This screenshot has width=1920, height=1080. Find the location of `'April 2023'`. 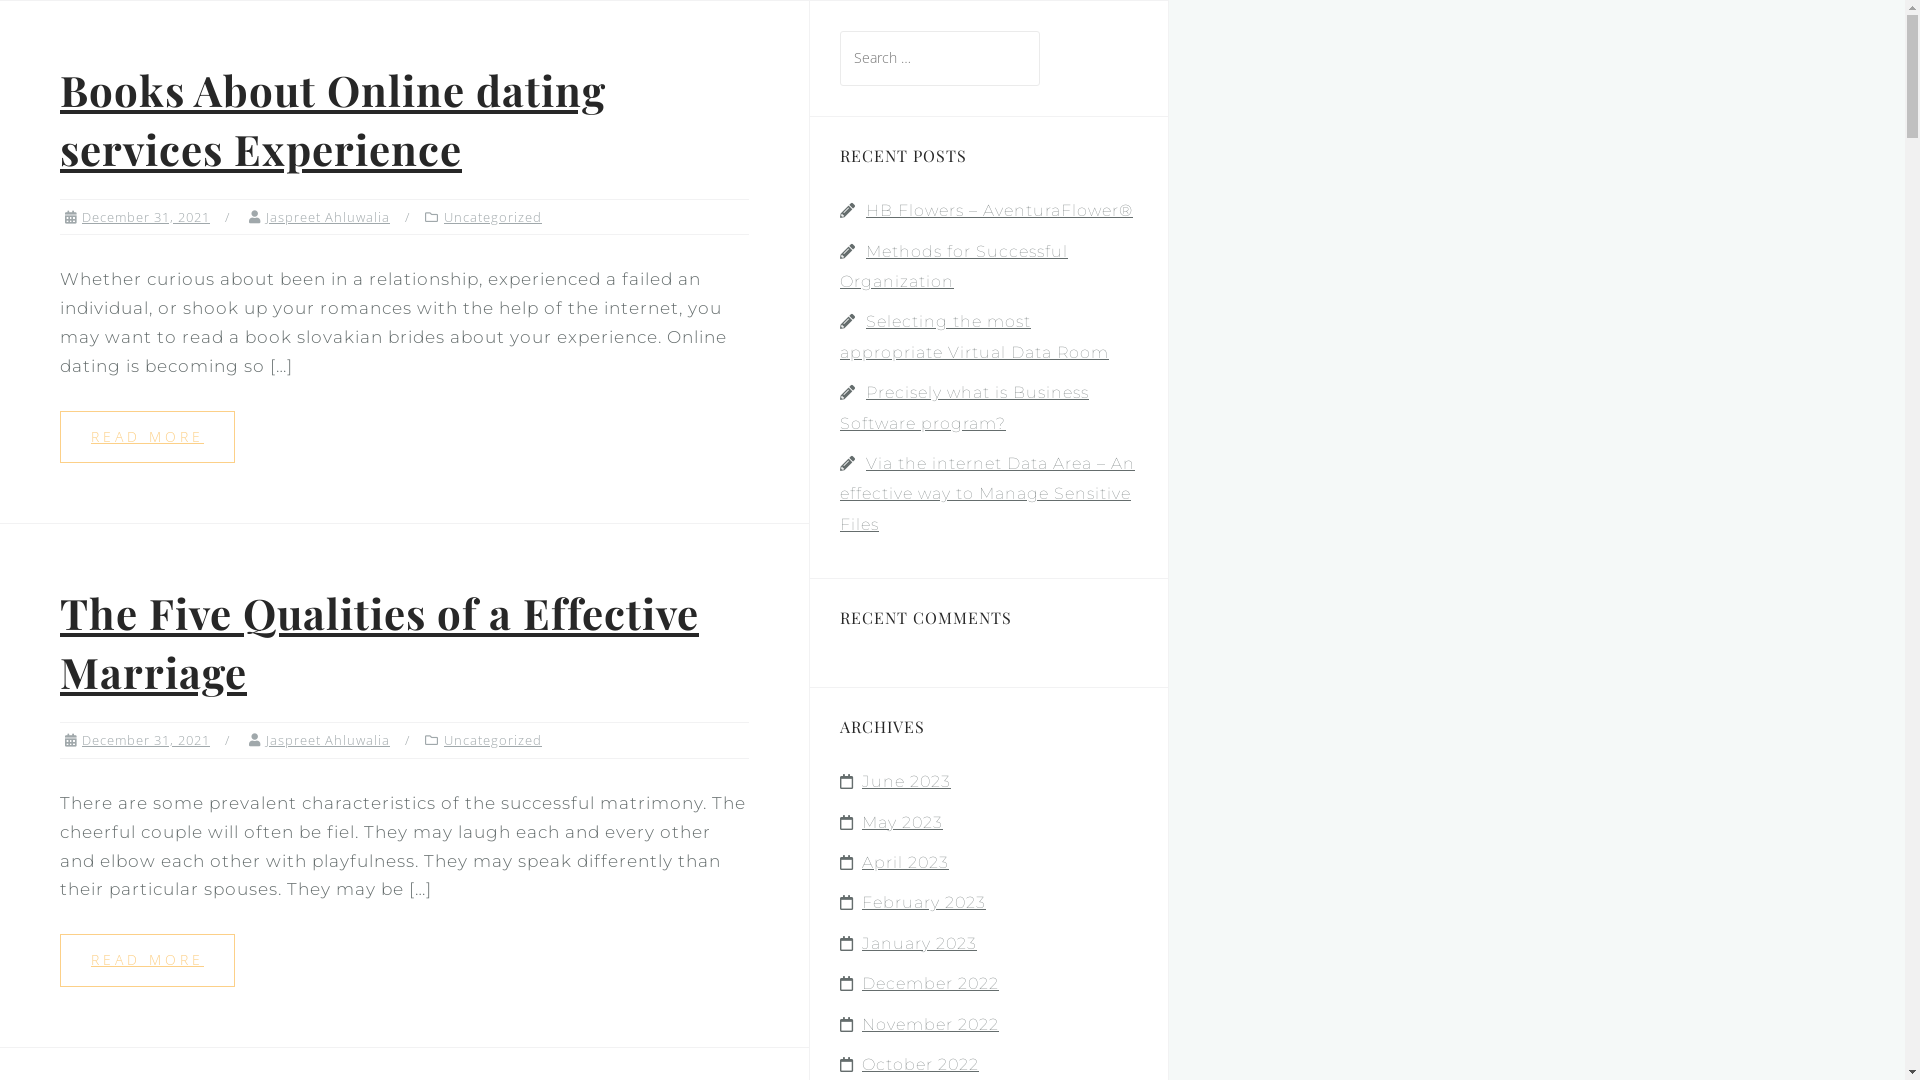

'April 2023' is located at coordinates (904, 861).